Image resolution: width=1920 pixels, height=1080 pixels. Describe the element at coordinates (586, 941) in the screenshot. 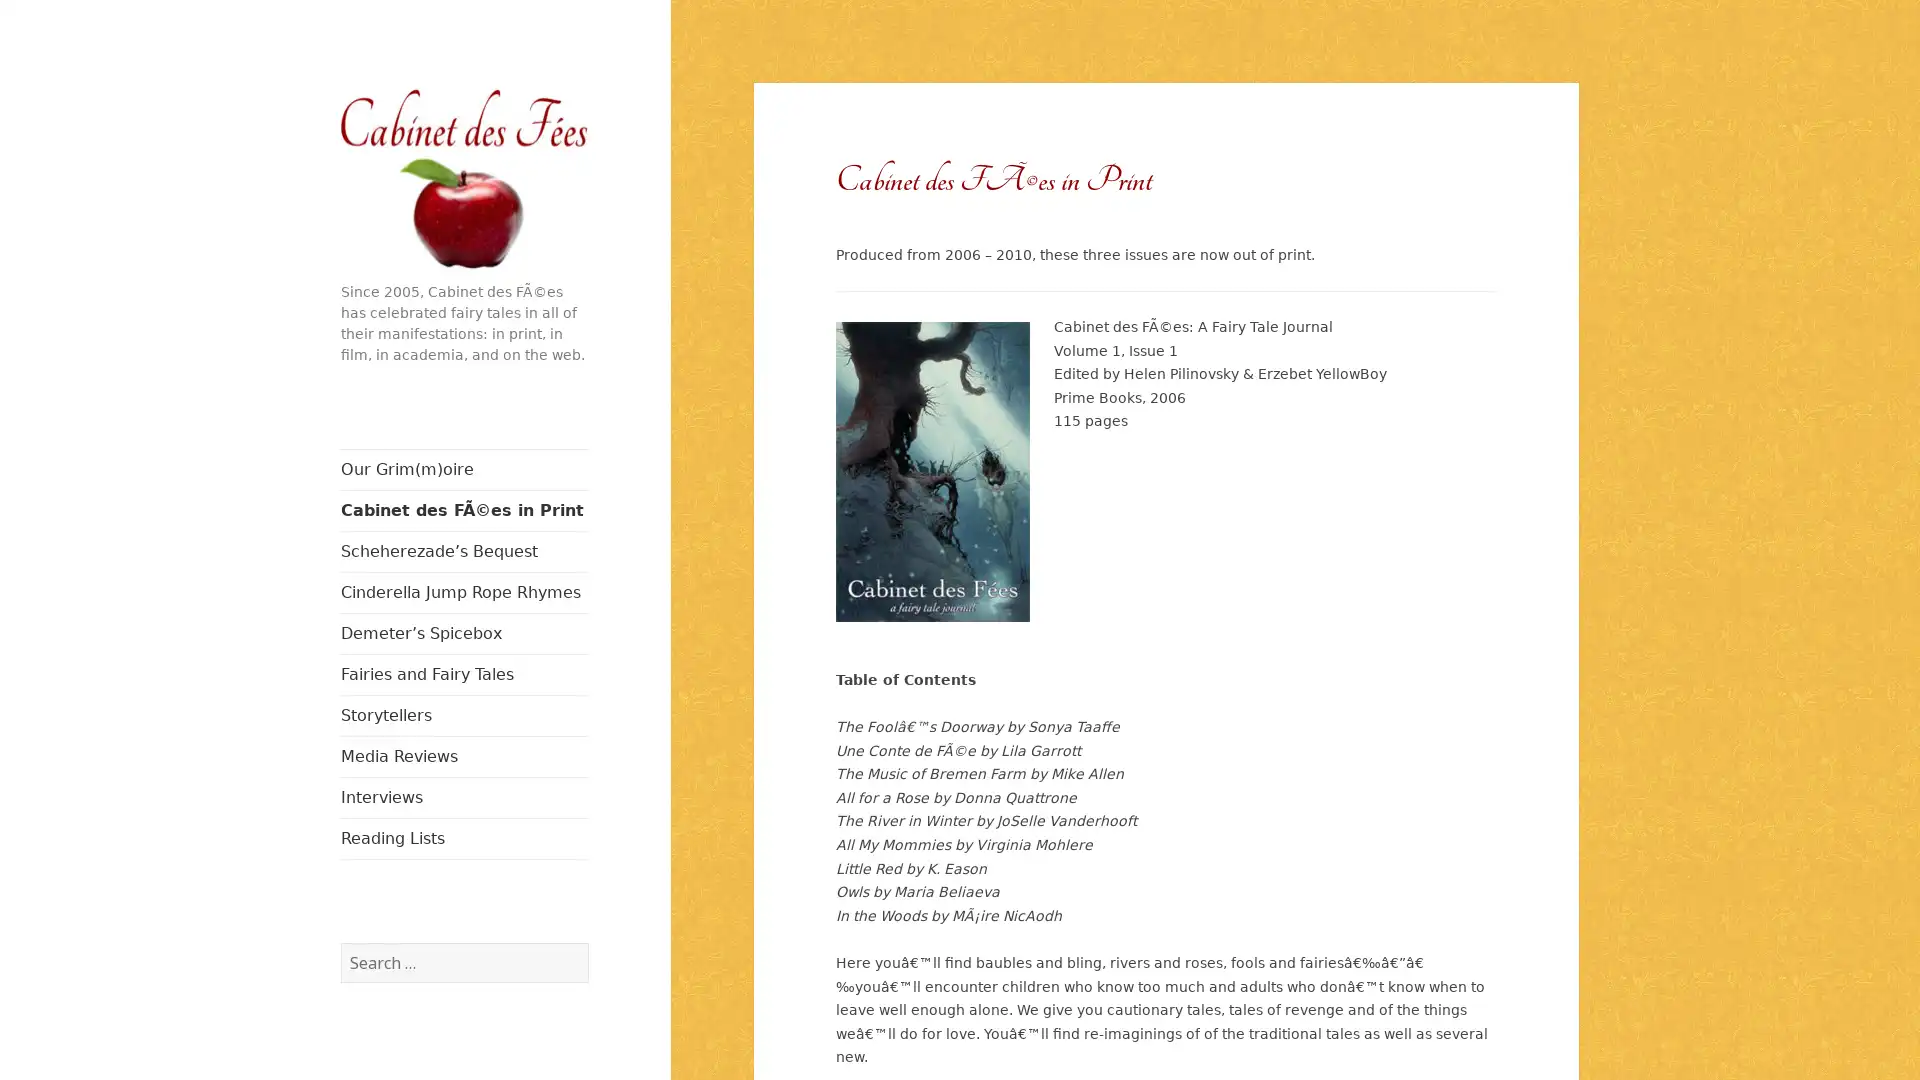

I see `Search` at that location.